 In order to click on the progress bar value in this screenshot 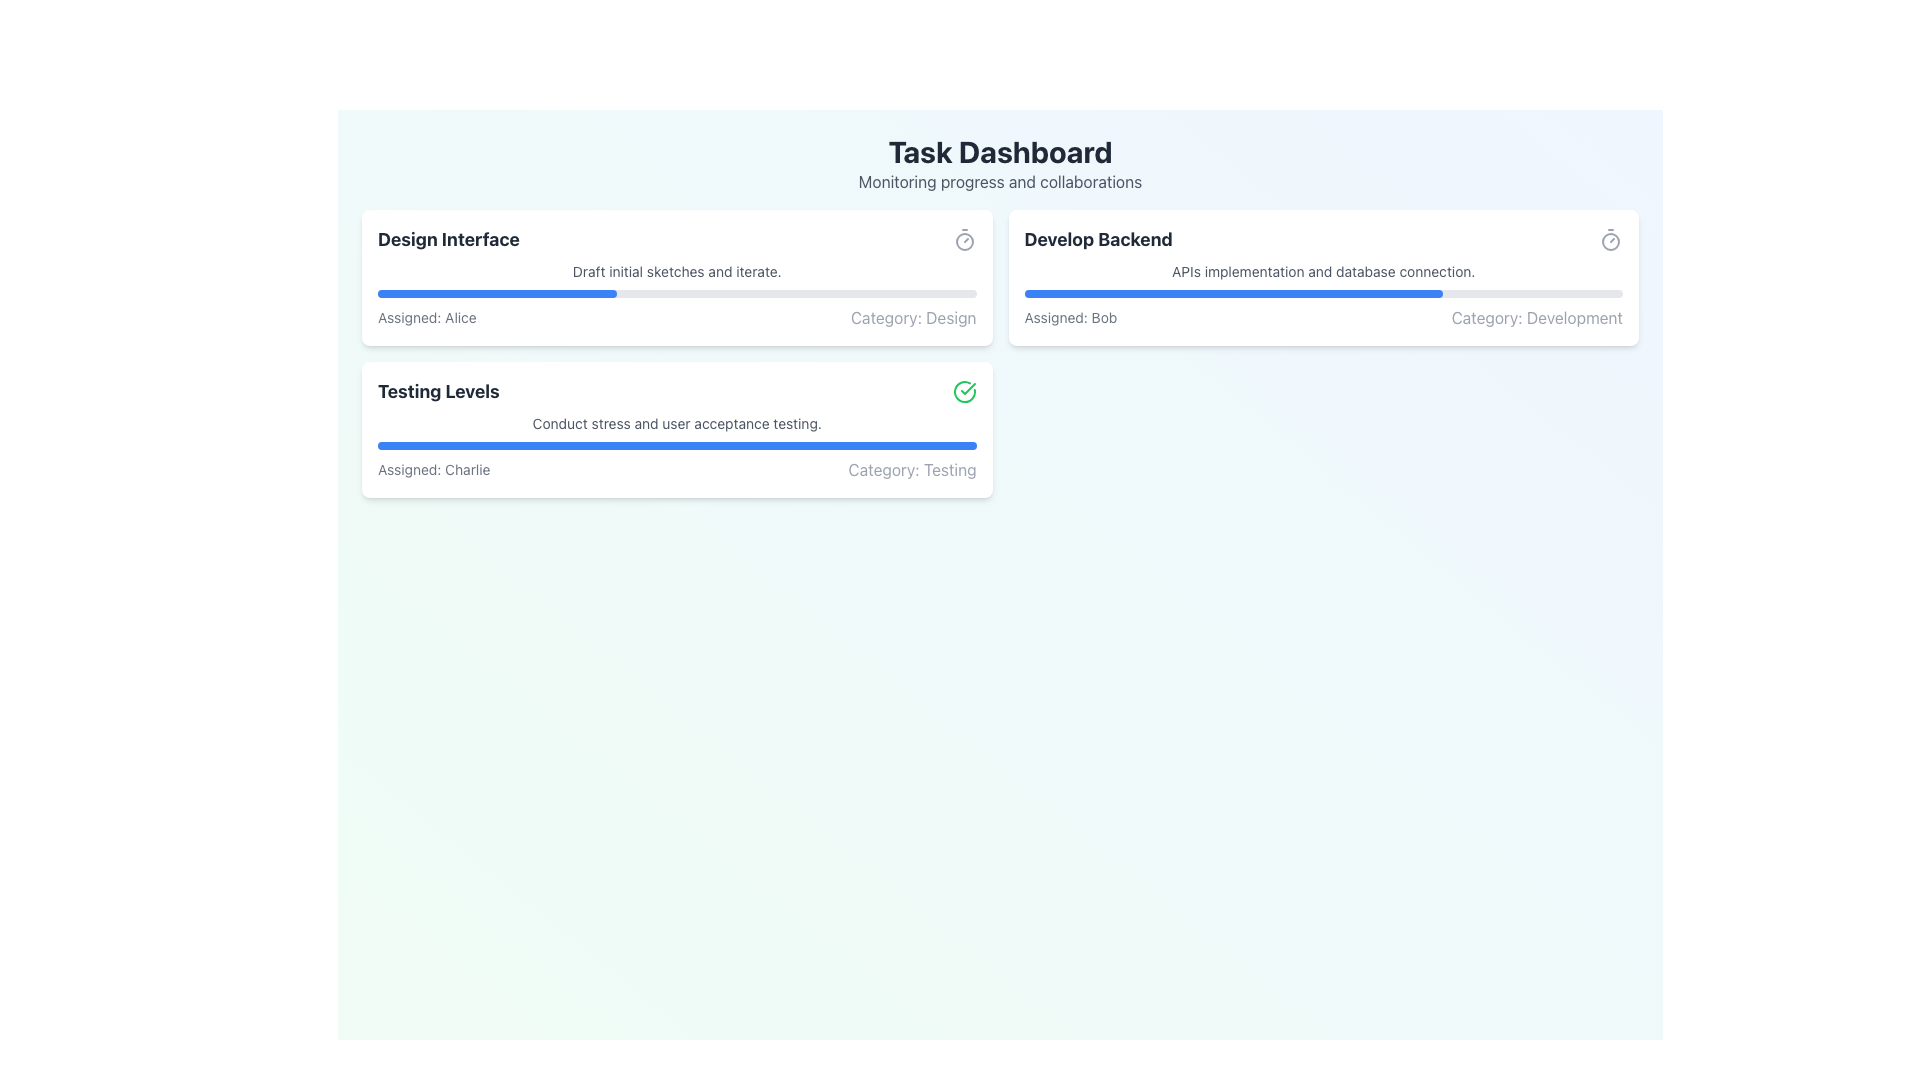, I will do `click(1326, 293)`.